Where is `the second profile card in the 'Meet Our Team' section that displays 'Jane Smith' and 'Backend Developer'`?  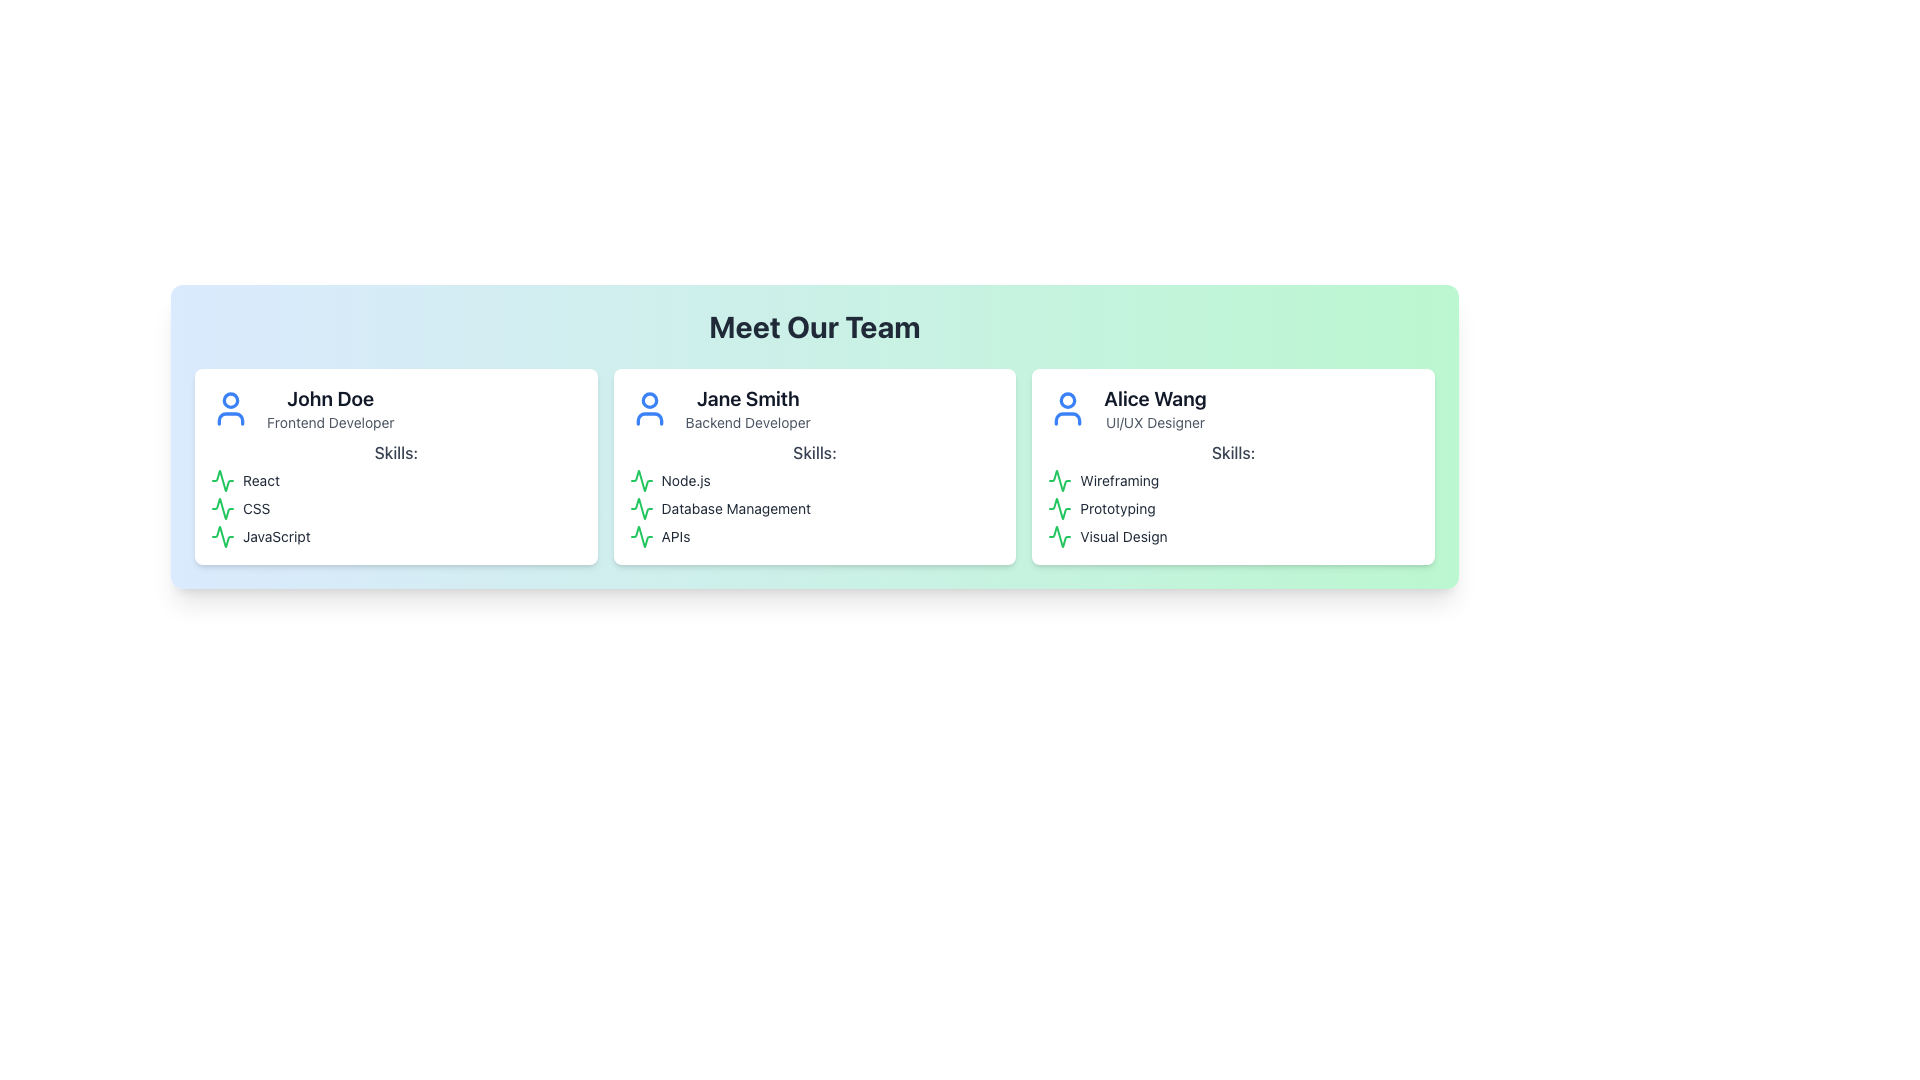
the second profile card in the 'Meet Our Team' section that displays 'Jane Smith' and 'Backend Developer' is located at coordinates (747, 407).